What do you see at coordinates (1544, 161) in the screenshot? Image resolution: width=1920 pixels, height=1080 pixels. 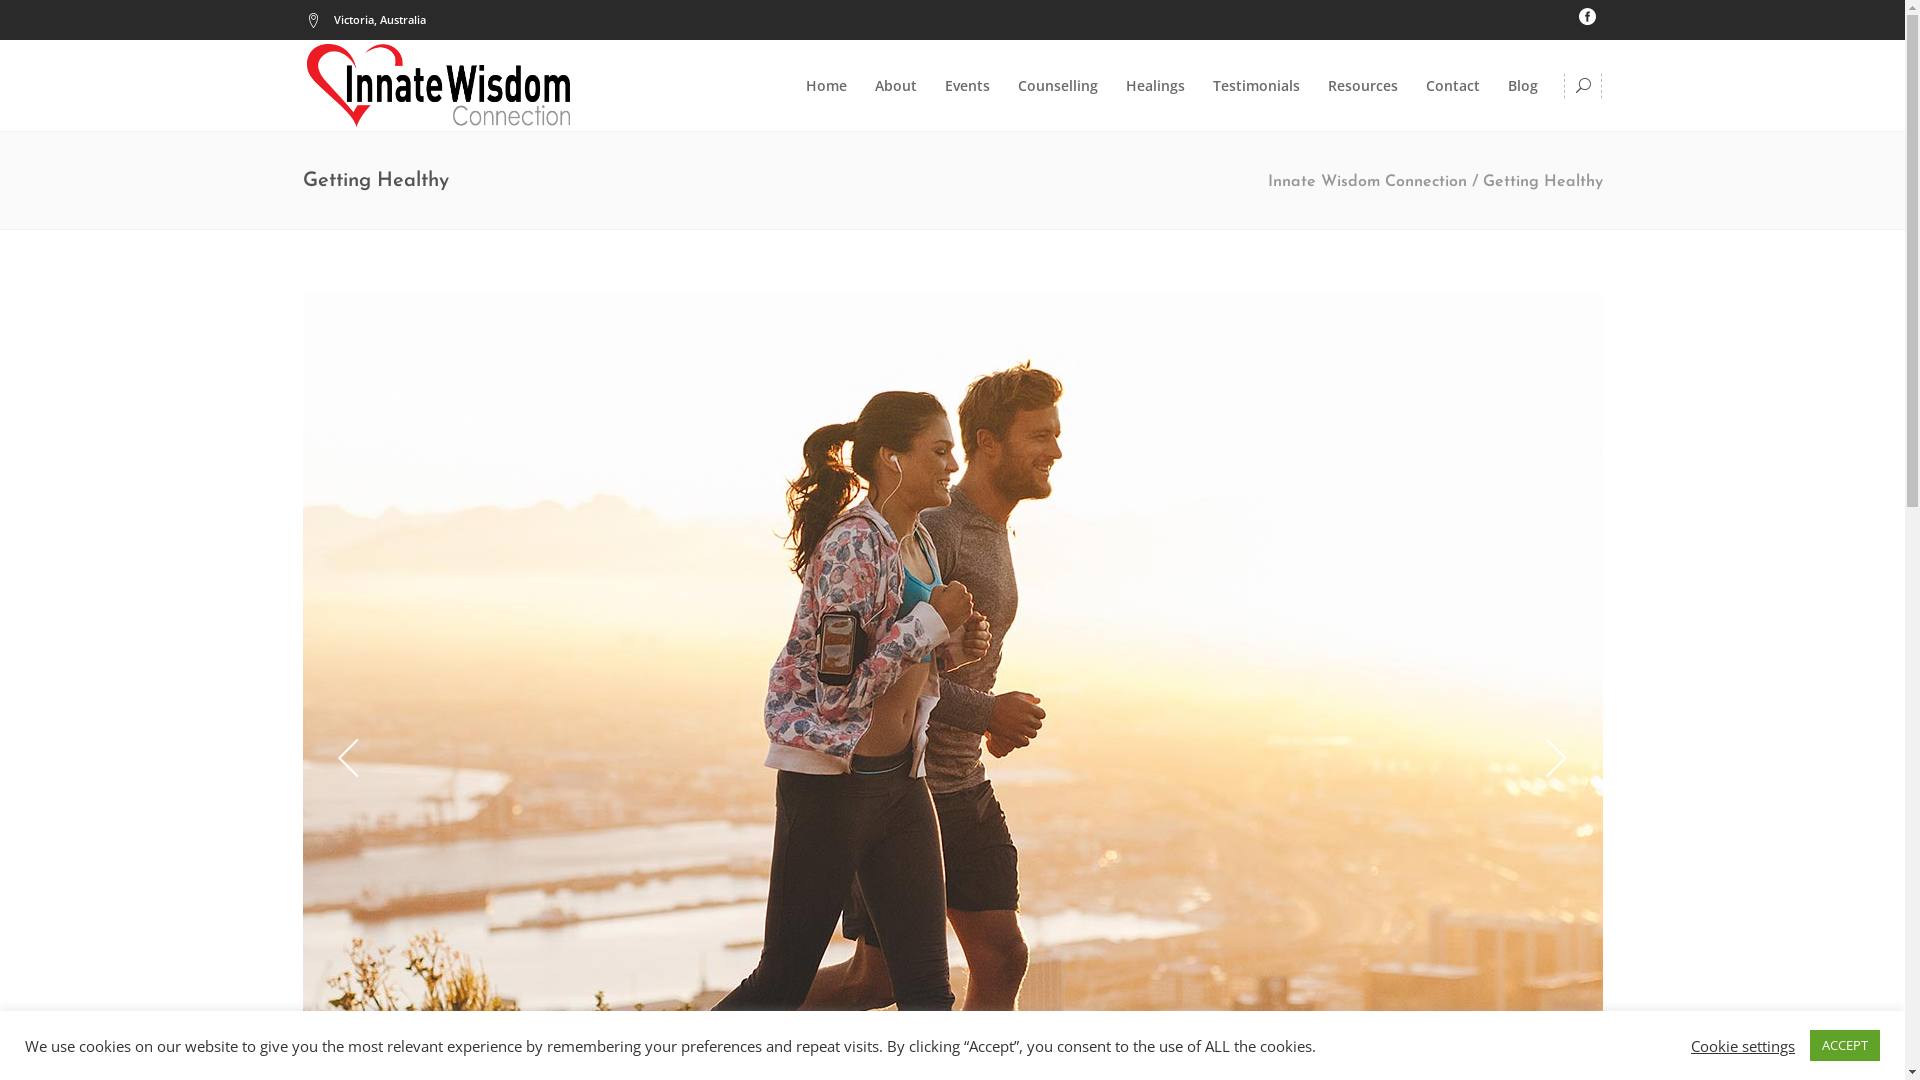 I see `'Search'` at bounding box center [1544, 161].